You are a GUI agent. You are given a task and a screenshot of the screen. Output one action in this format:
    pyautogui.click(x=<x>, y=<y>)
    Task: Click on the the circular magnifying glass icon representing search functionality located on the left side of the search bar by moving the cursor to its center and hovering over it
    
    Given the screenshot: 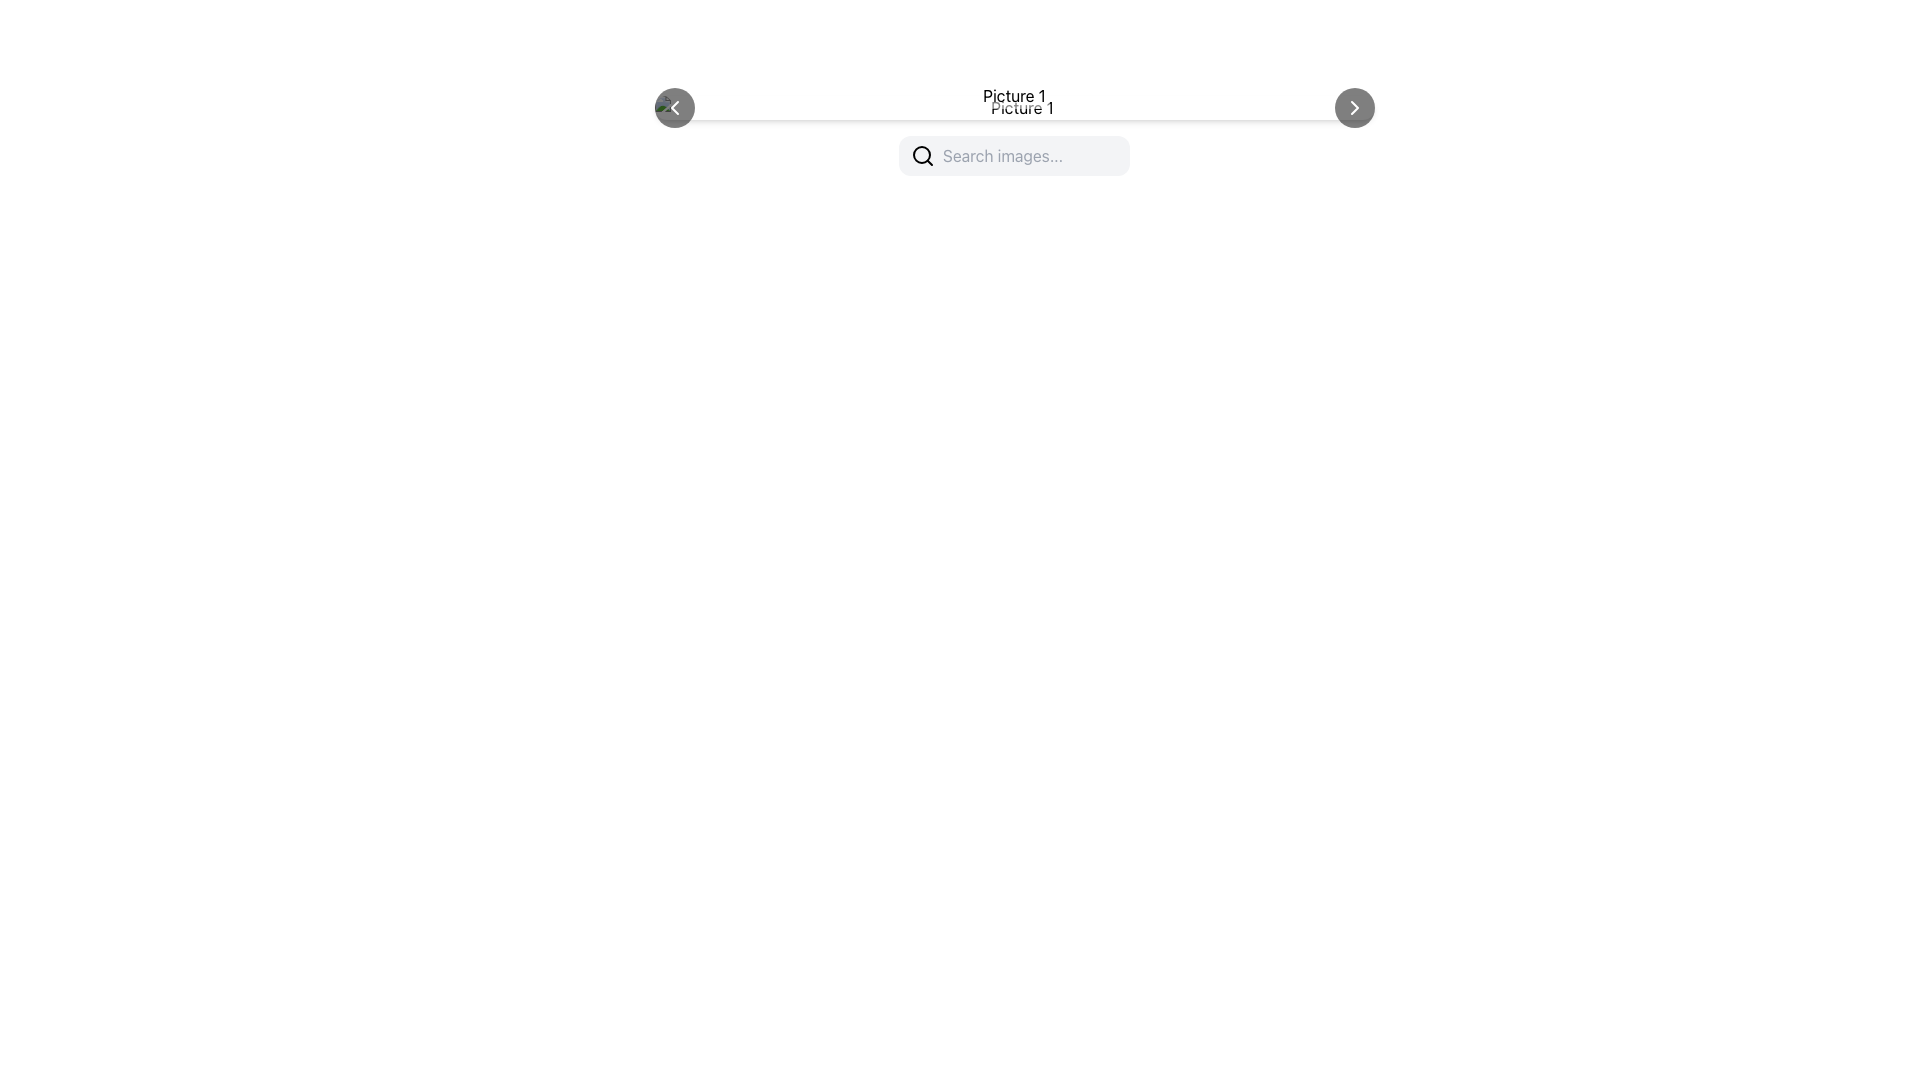 What is the action you would take?
    pyautogui.click(x=921, y=154)
    